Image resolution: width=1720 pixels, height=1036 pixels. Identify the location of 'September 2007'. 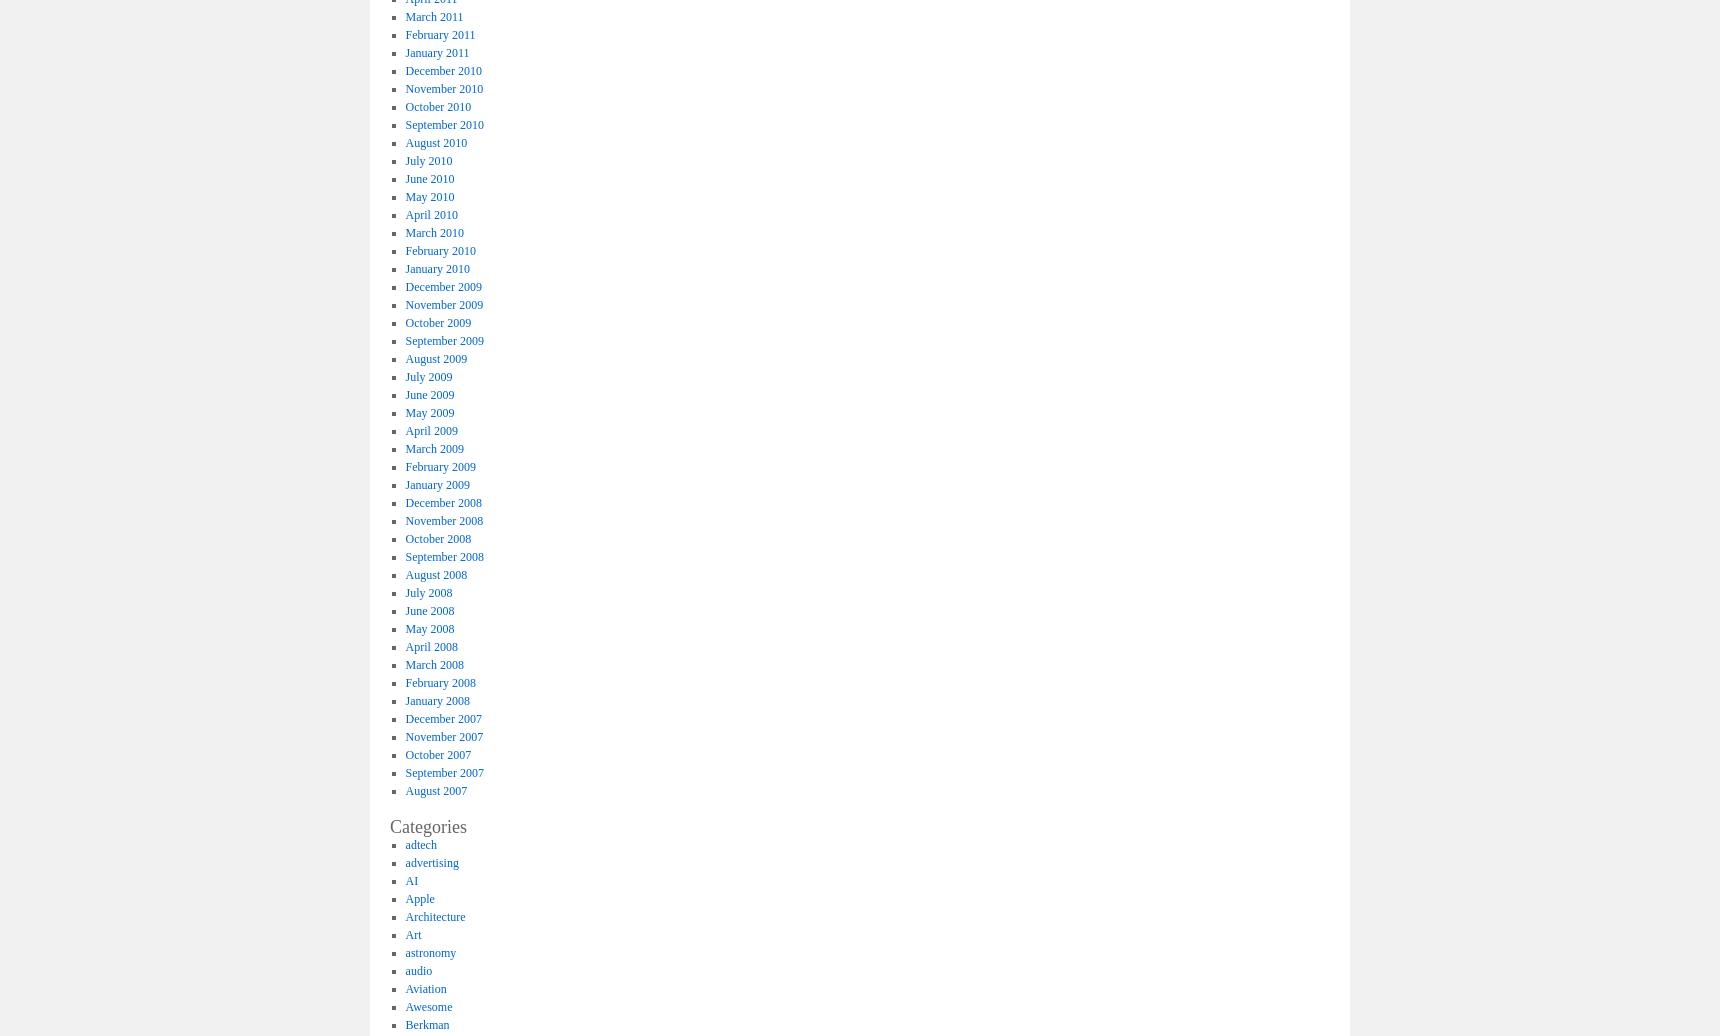
(442, 772).